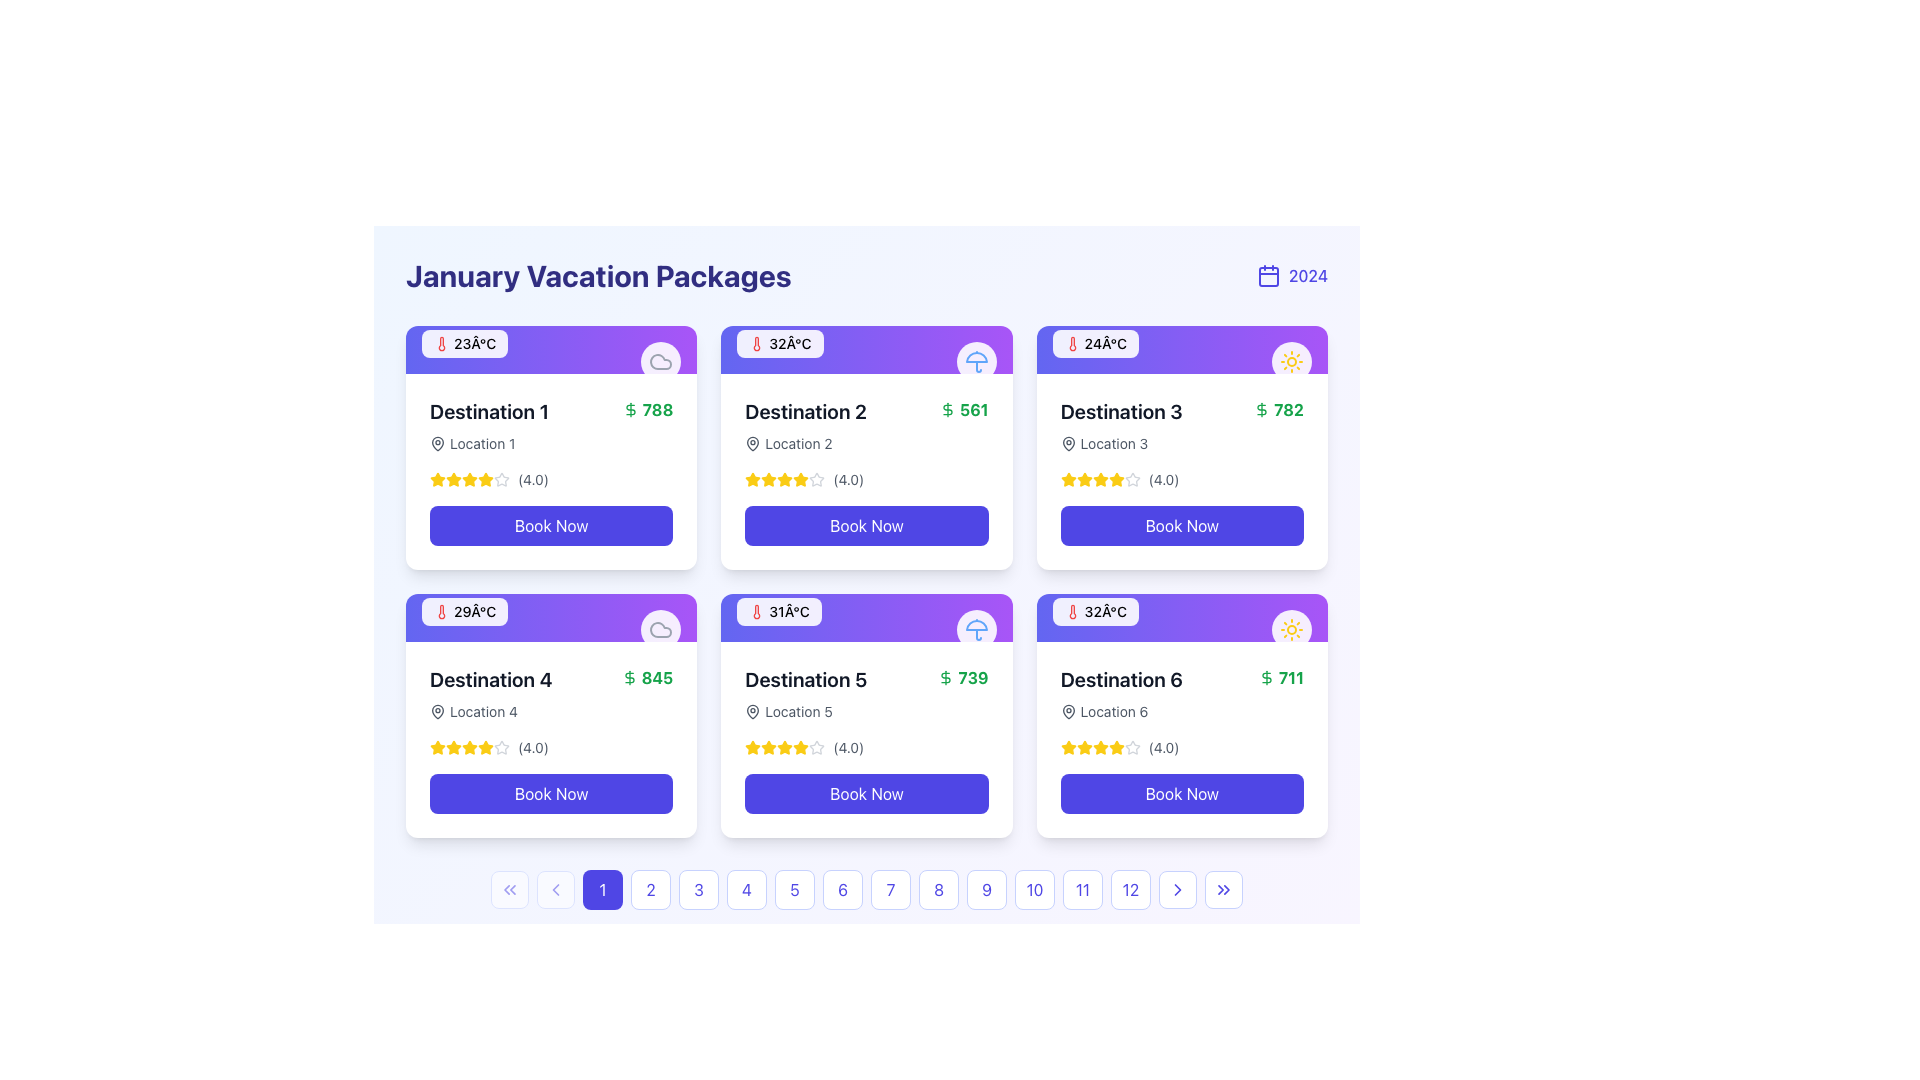  I want to click on the text label indicating the destination for the vacation package card, which is located in the first row of the second column, above 'Location 3' and adjacent to the 'Book Now' button, so click(1121, 411).